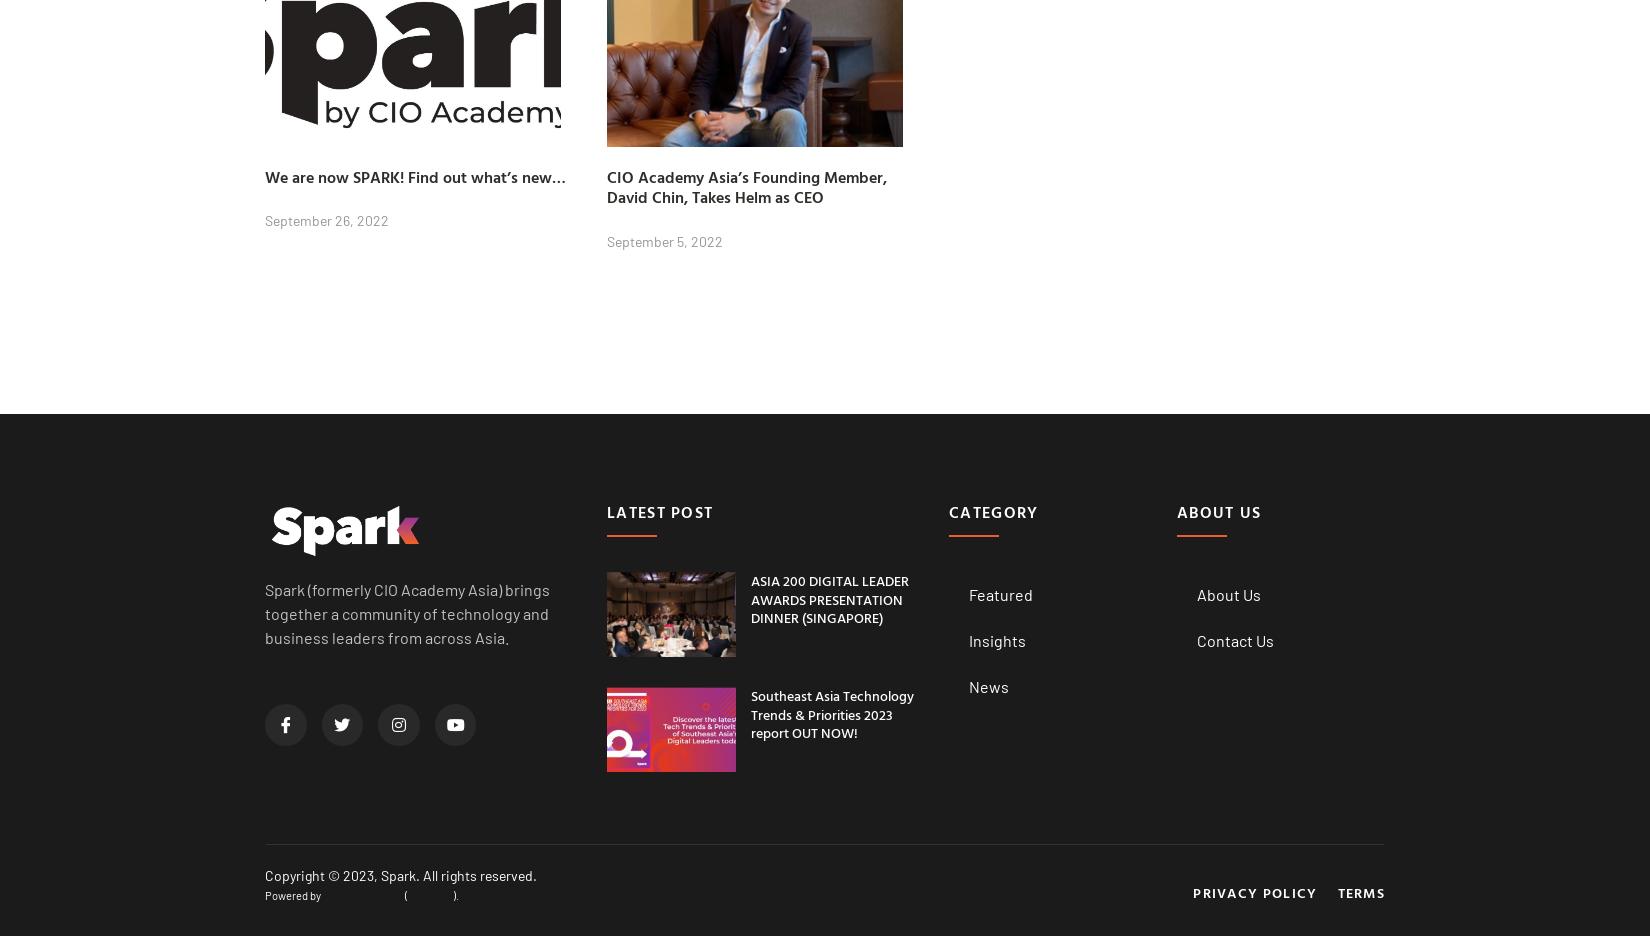  I want to click on '360', so click(384, 893).